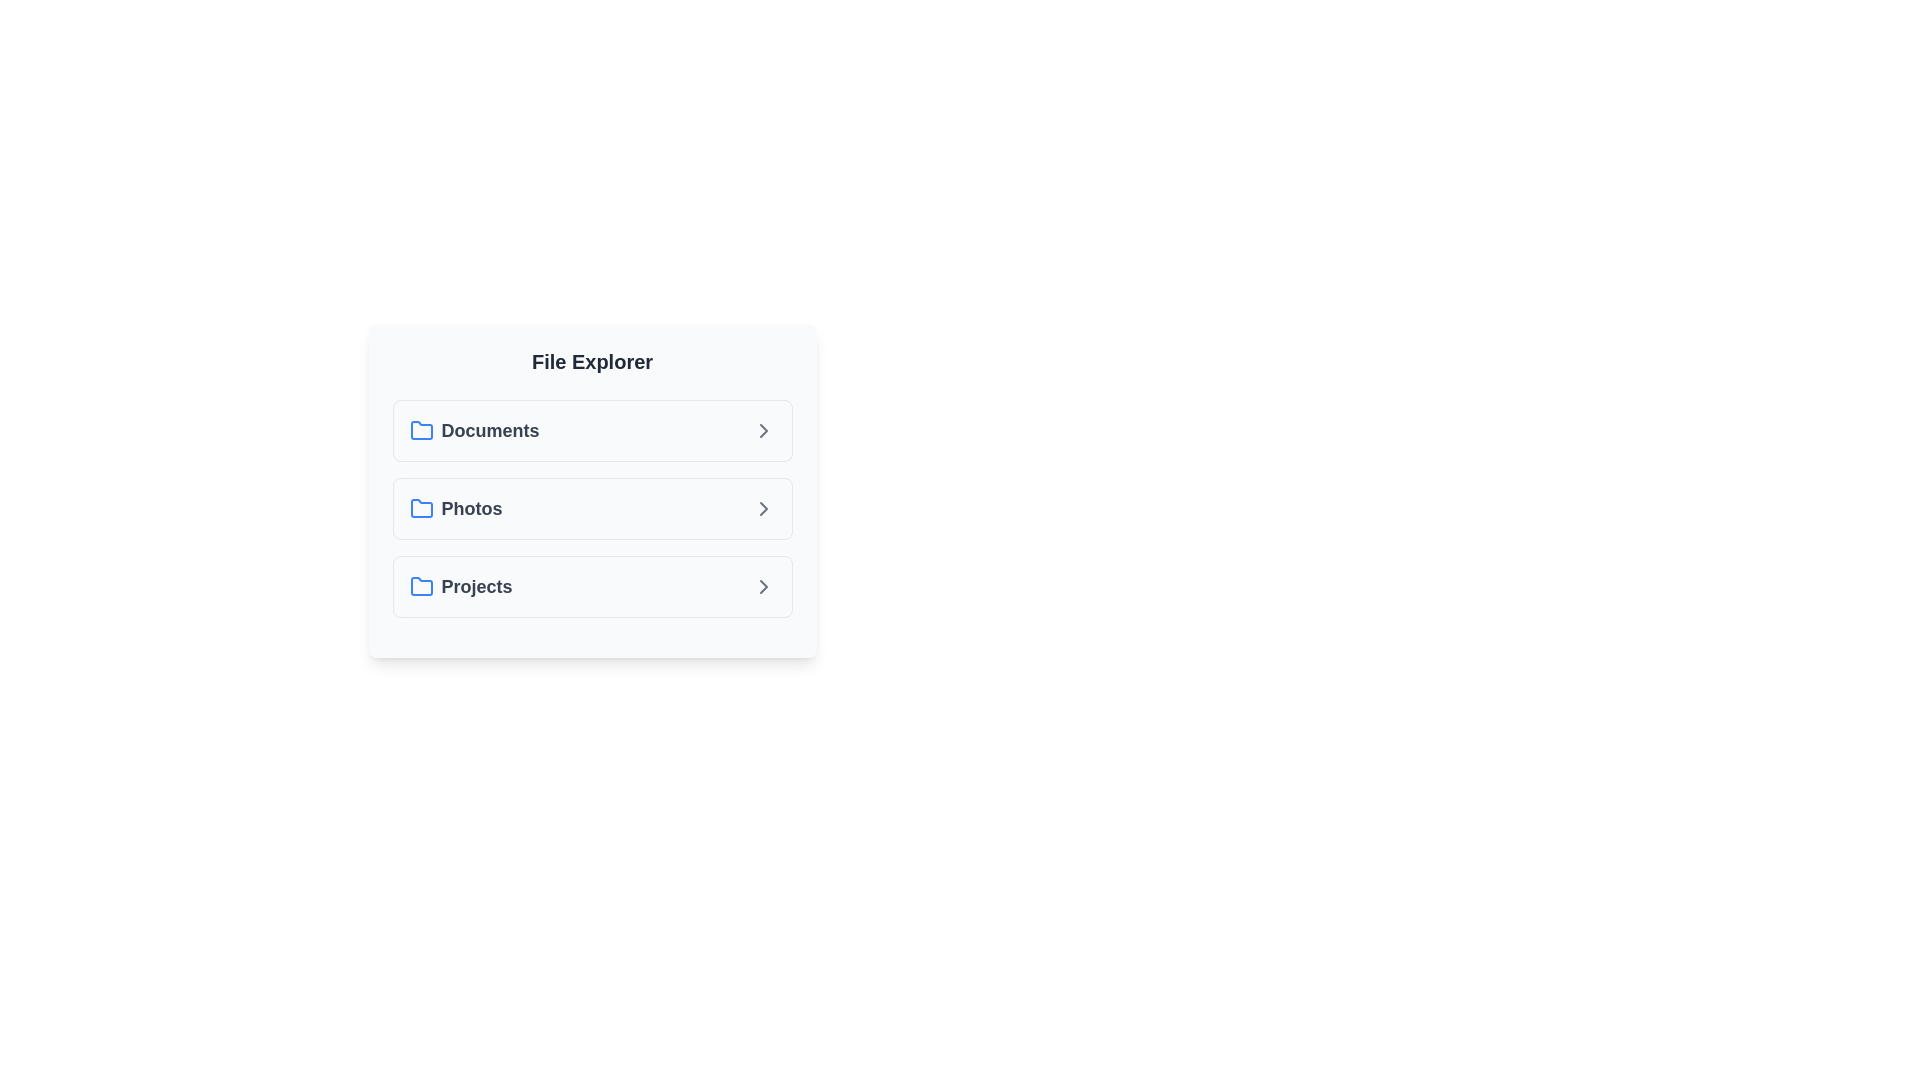 This screenshot has width=1920, height=1080. Describe the element at coordinates (762, 585) in the screenshot. I see `arrow icon next to the folder named Projects` at that location.